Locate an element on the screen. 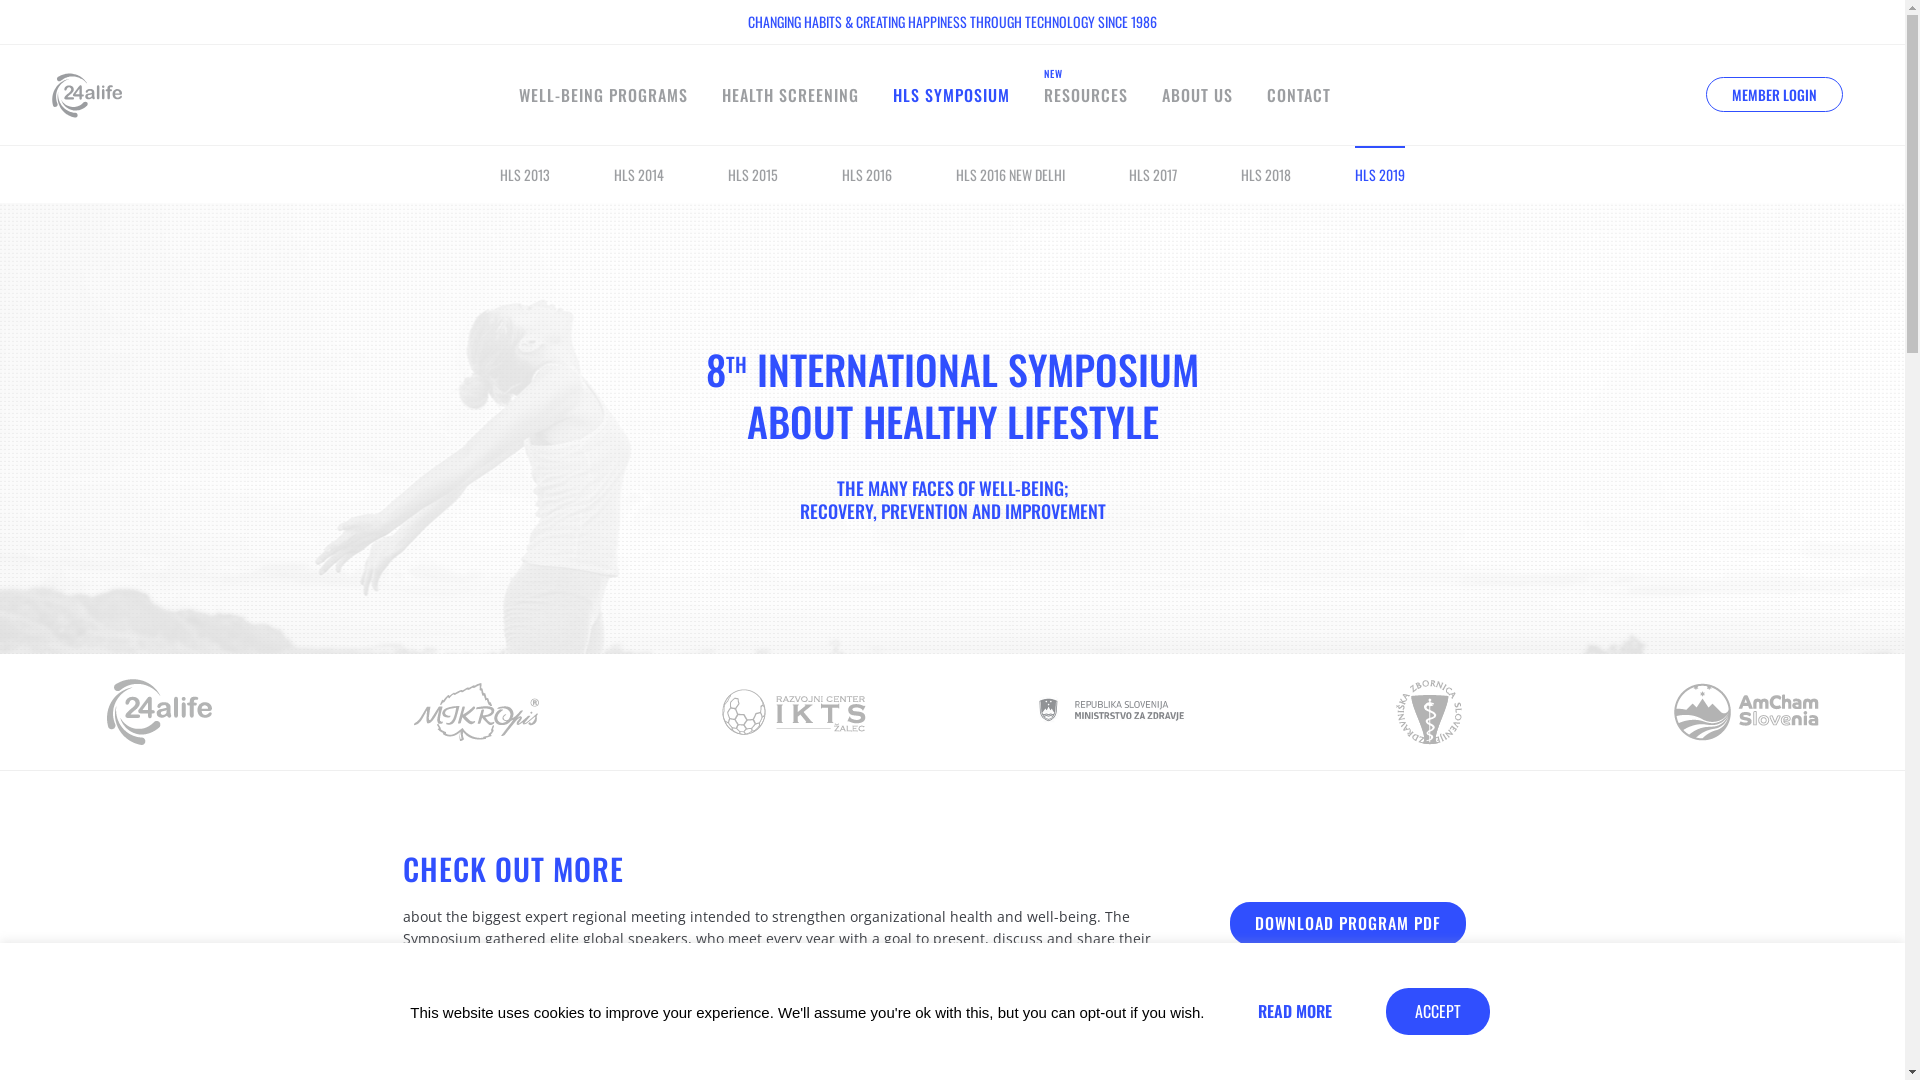 The width and height of the screenshot is (1920, 1080). 'CONTACT' is located at coordinates (1299, 95).